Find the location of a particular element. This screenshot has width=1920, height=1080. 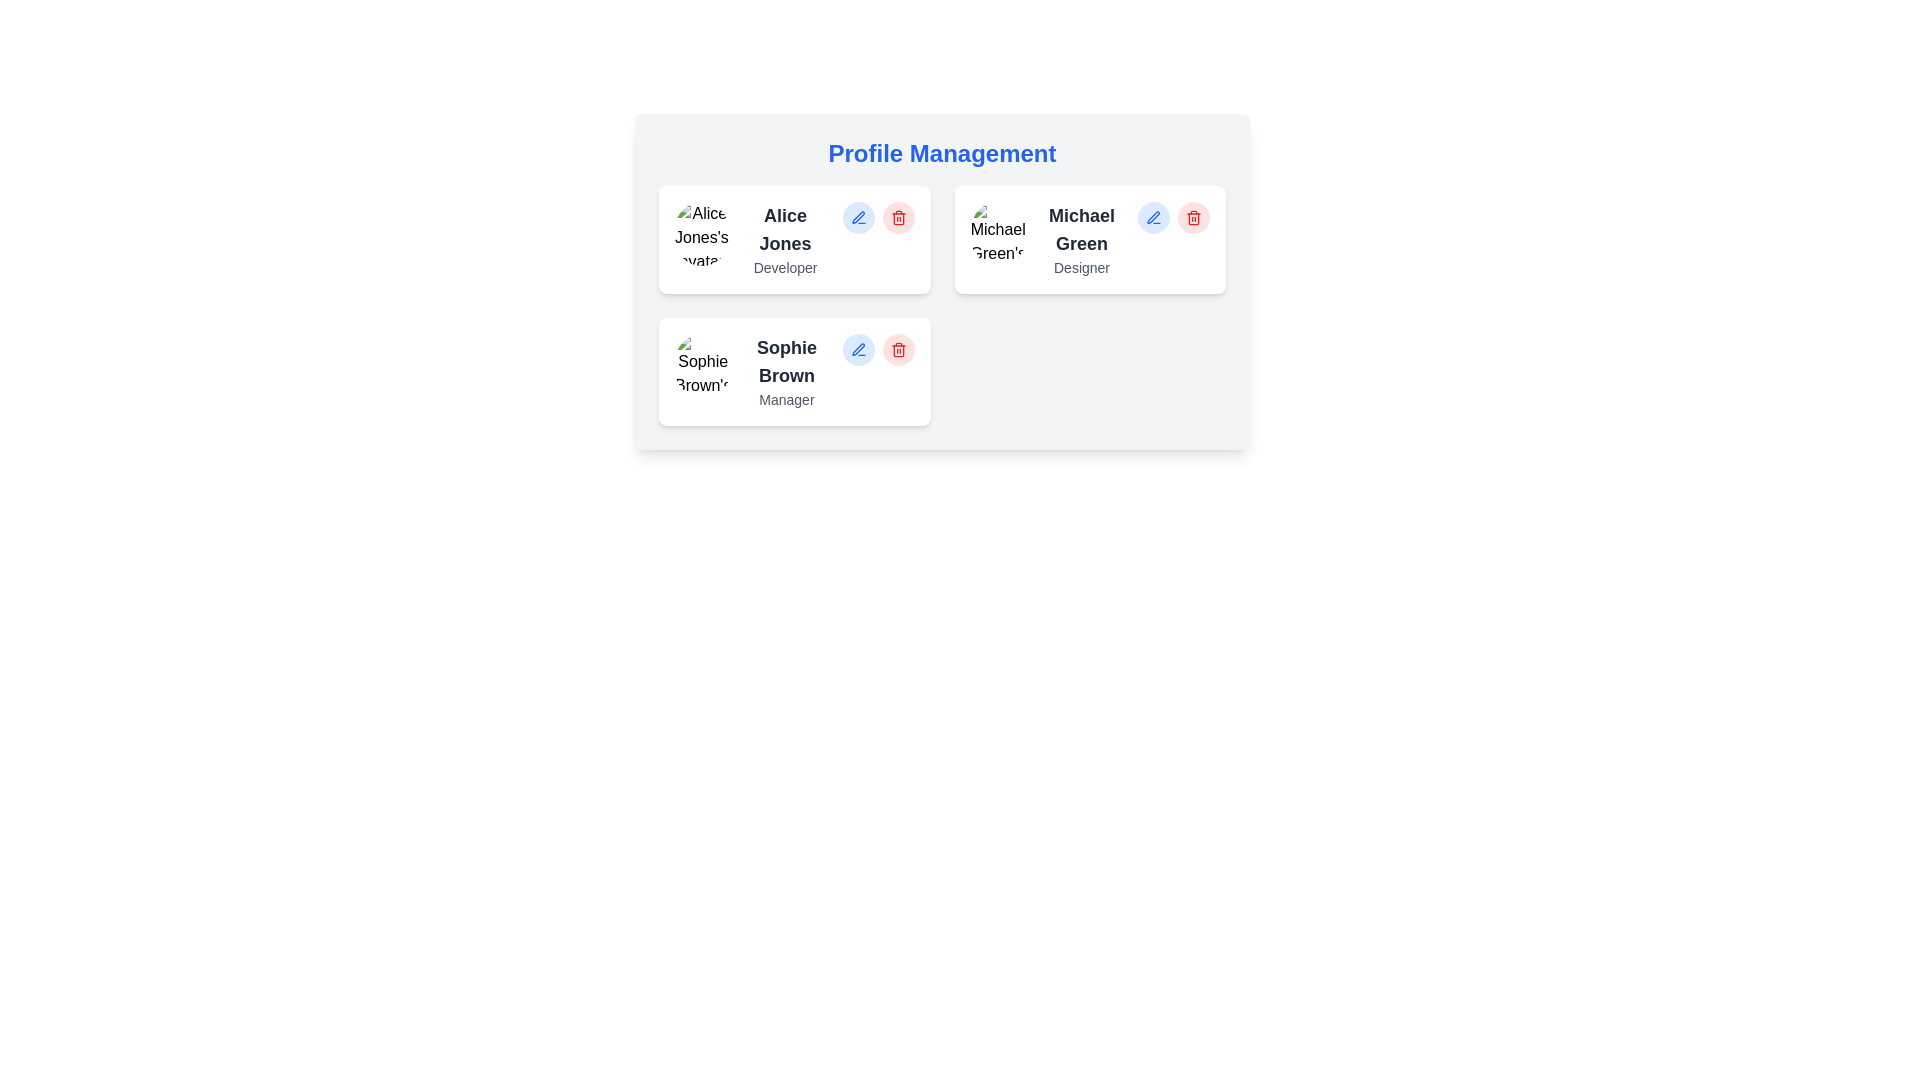

the circular image placeholder used as a user avatar located at the top-left corner of the card containing 'Sophie BrownManager' is located at coordinates (703, 366).